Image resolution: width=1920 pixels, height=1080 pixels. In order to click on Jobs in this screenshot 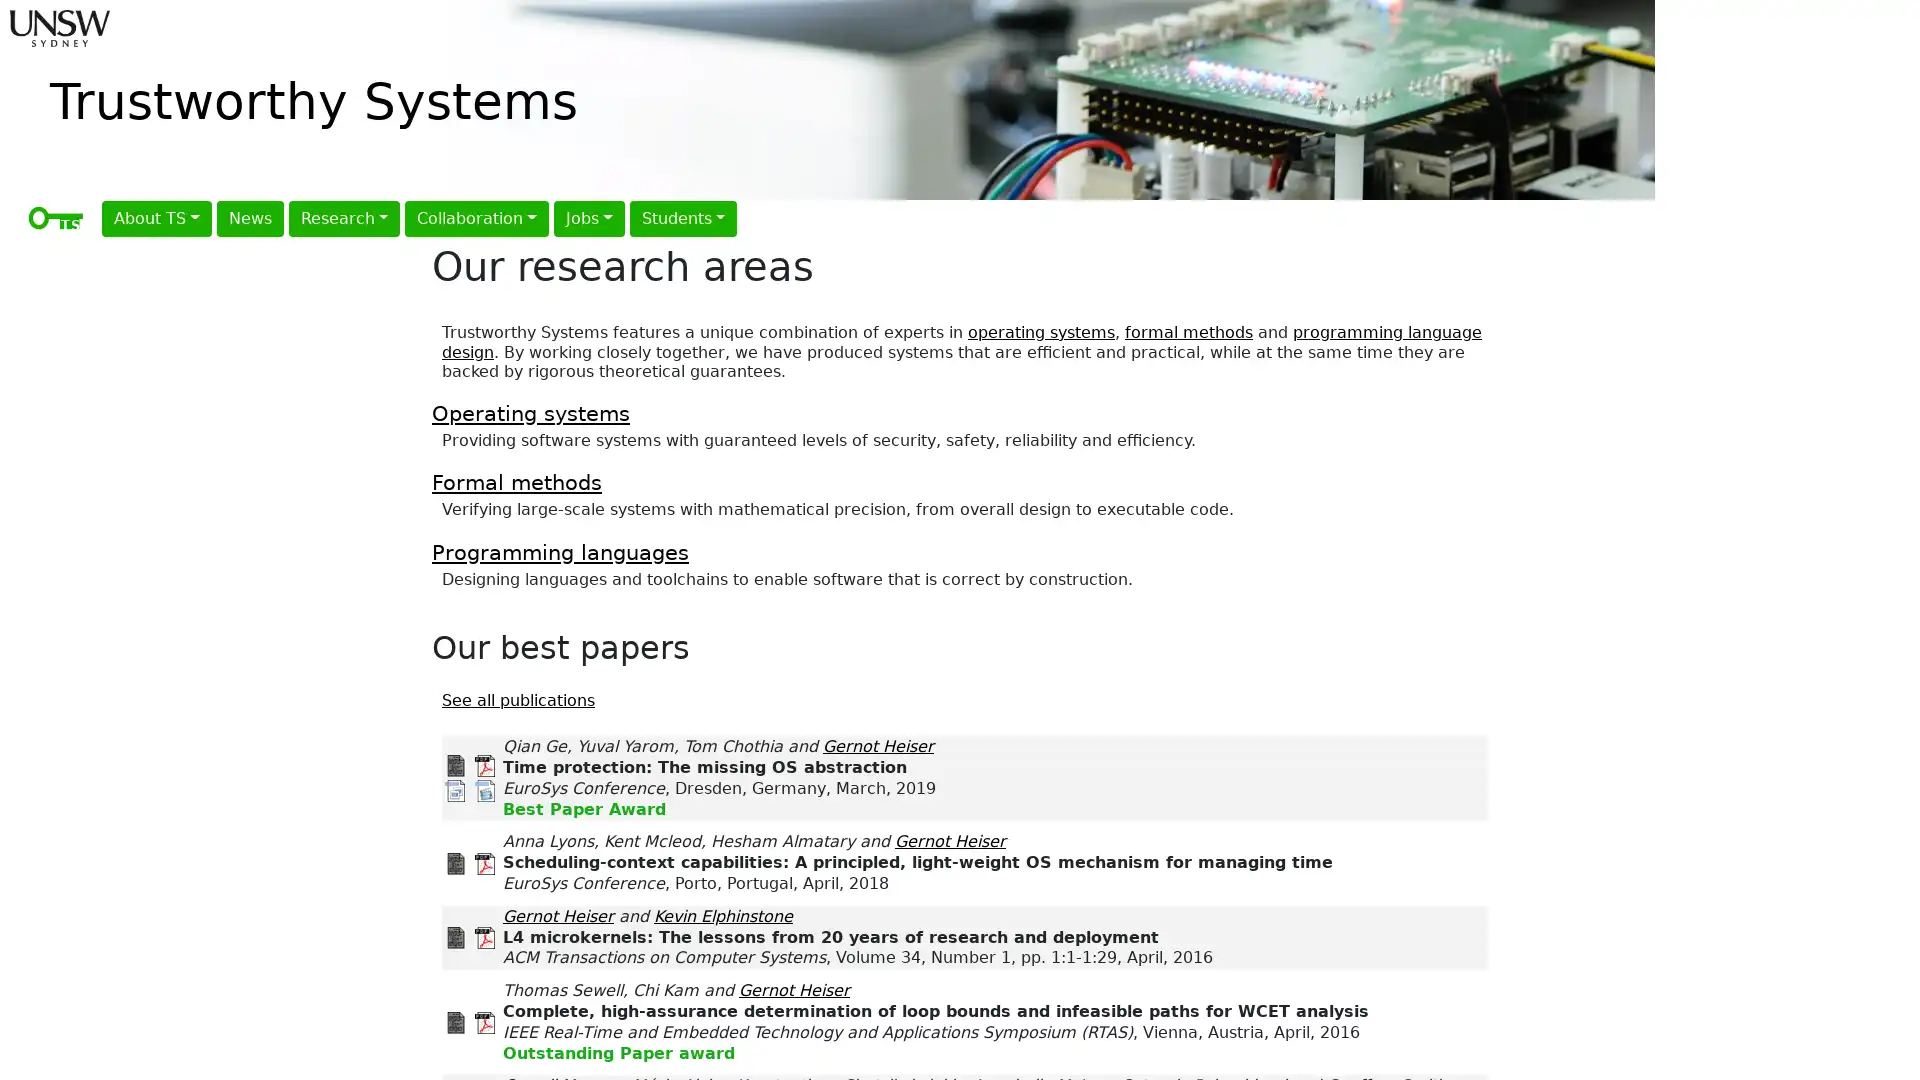, I will do `click(588, 218)`.